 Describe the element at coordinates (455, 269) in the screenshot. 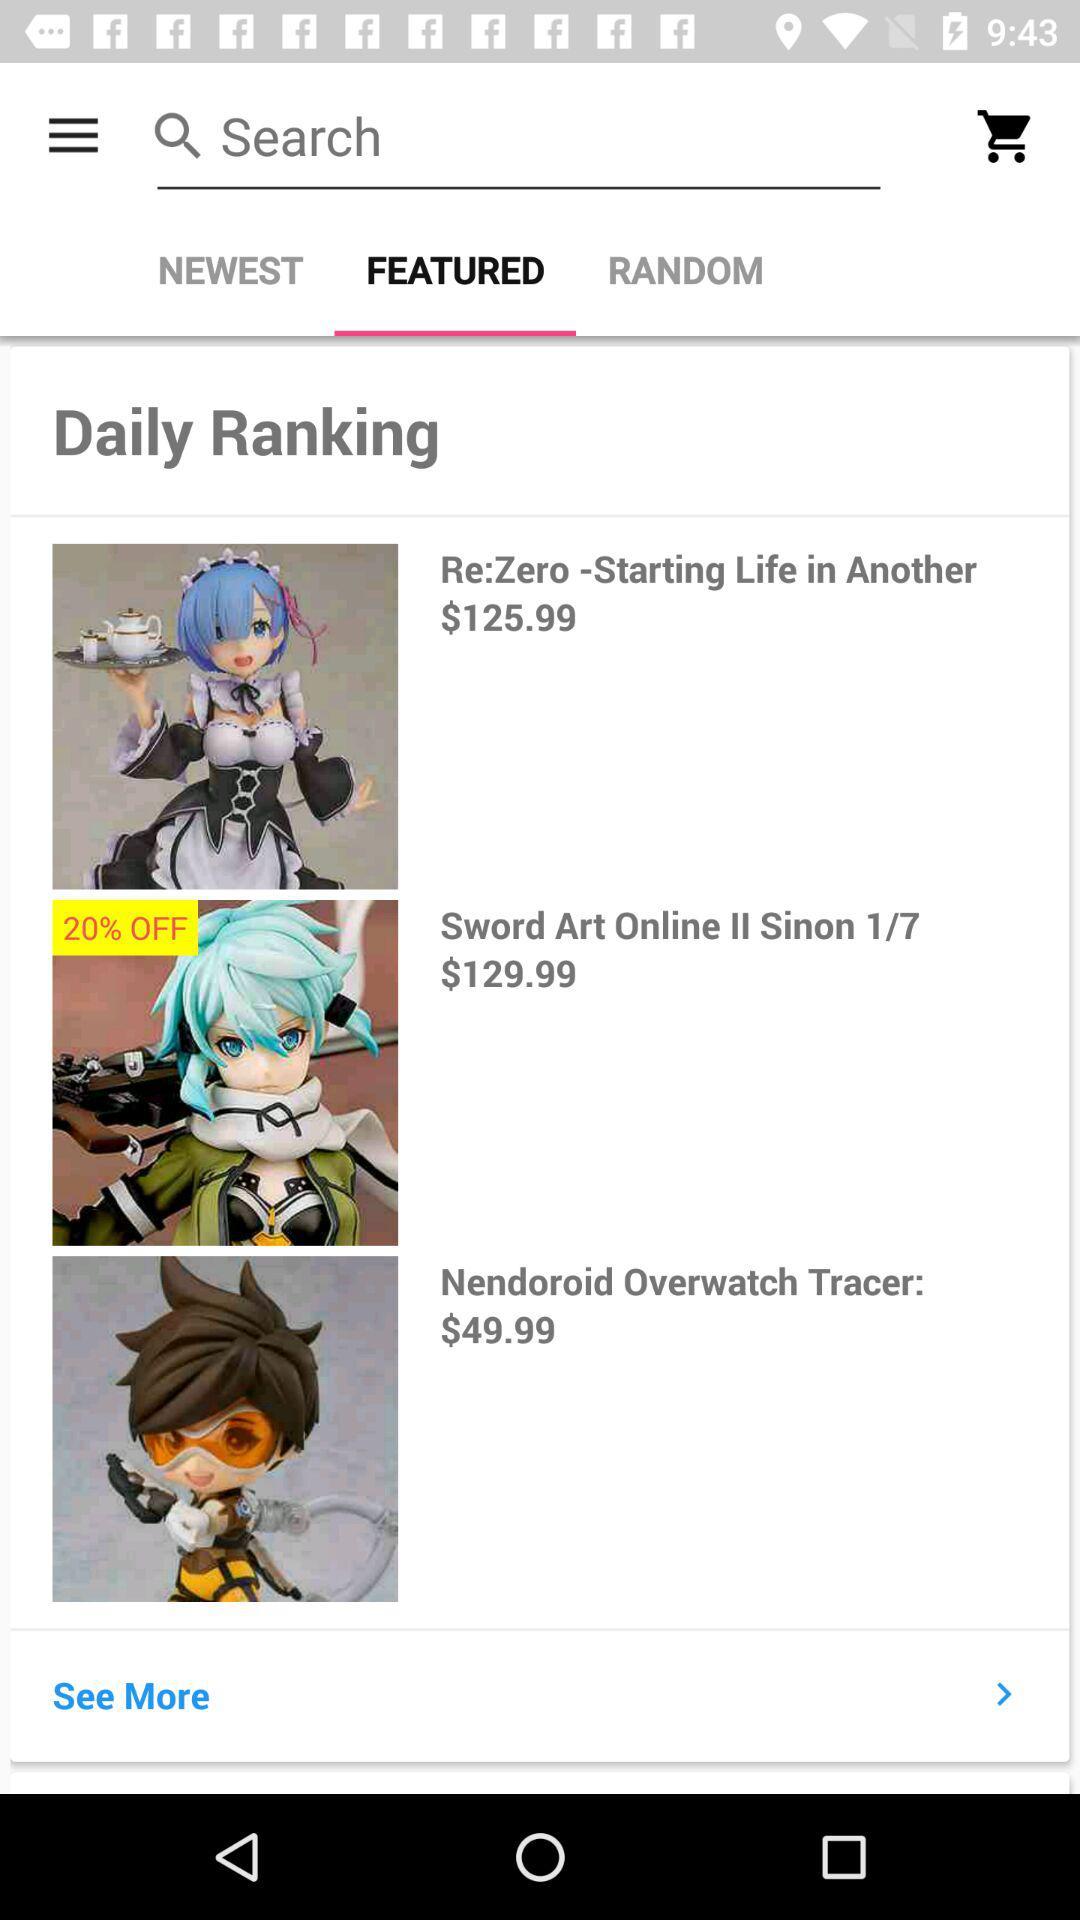

I see `icon next to the newest icon` at that location.